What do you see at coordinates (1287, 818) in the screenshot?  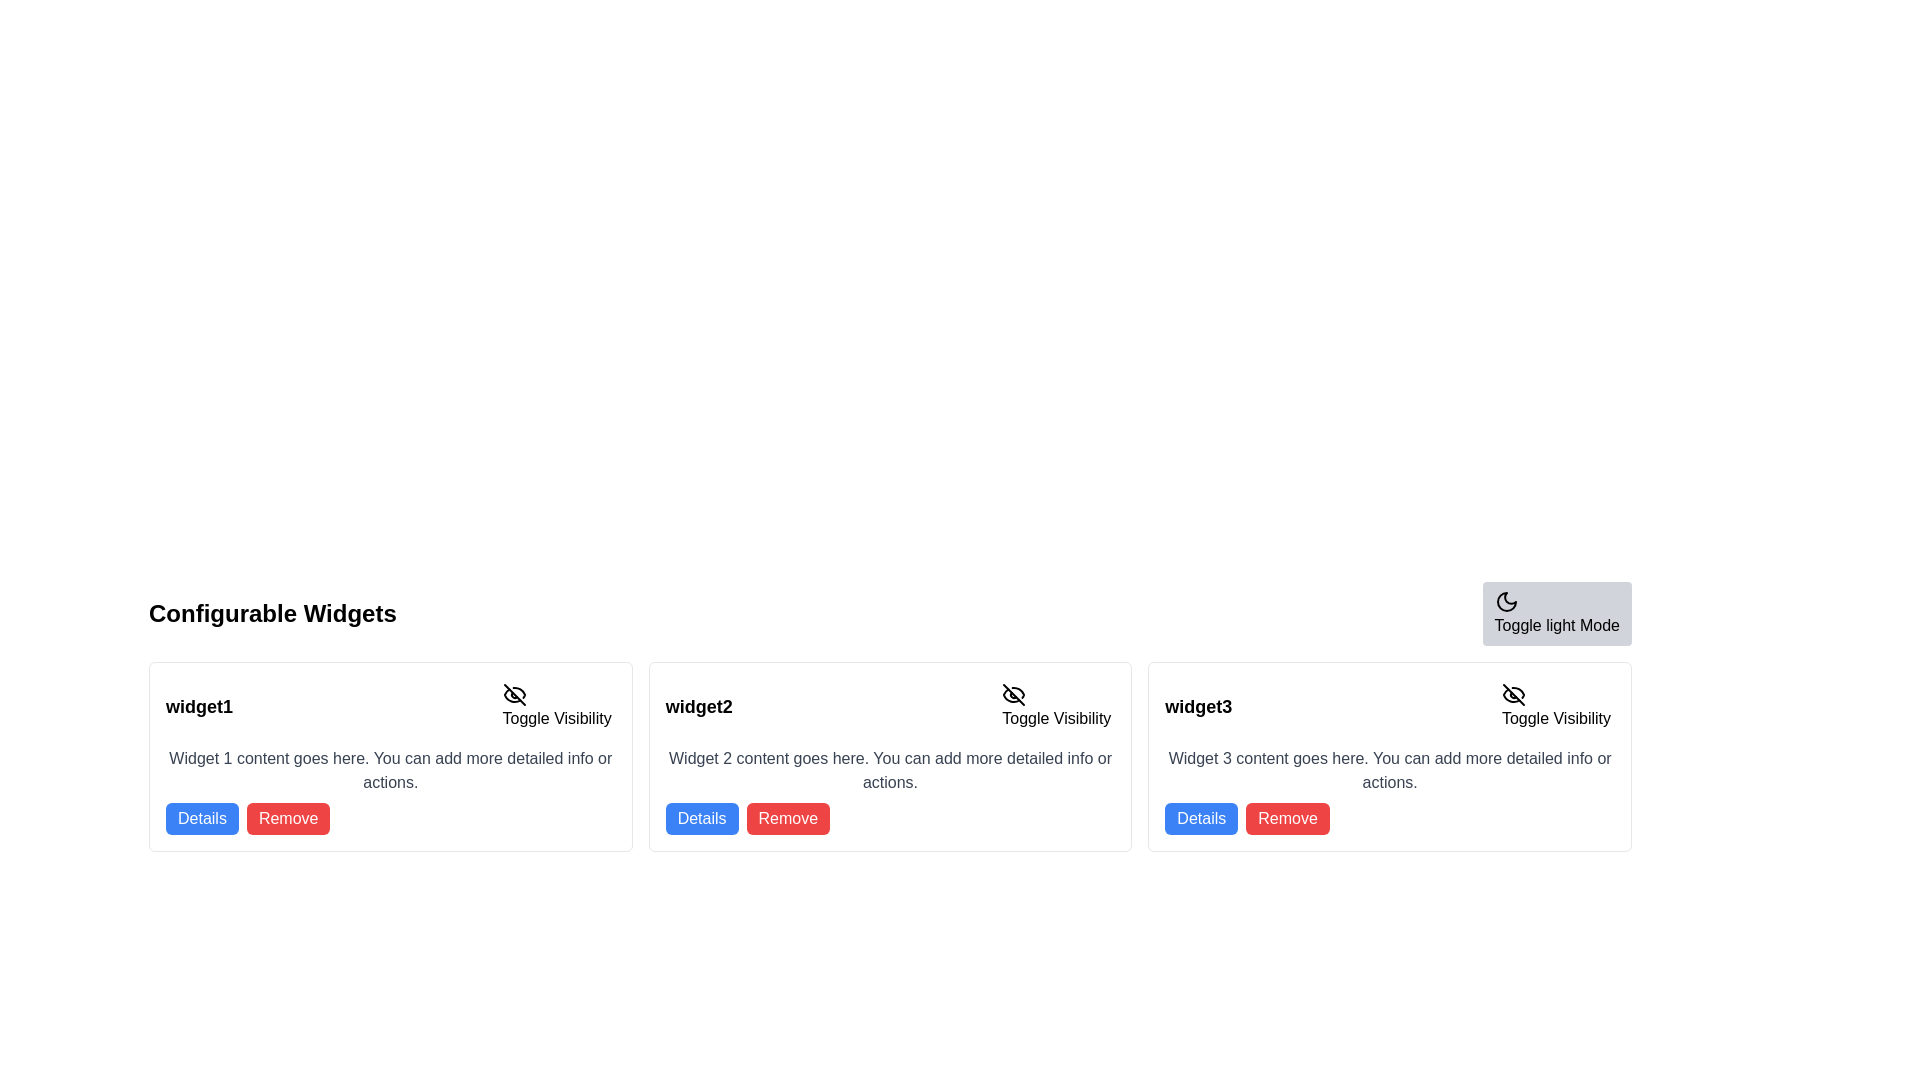 I see `the 'Remove' button located to the right of the 'Details' button in the bottom-right side of the widget box` at bounding box center [1287, 818].